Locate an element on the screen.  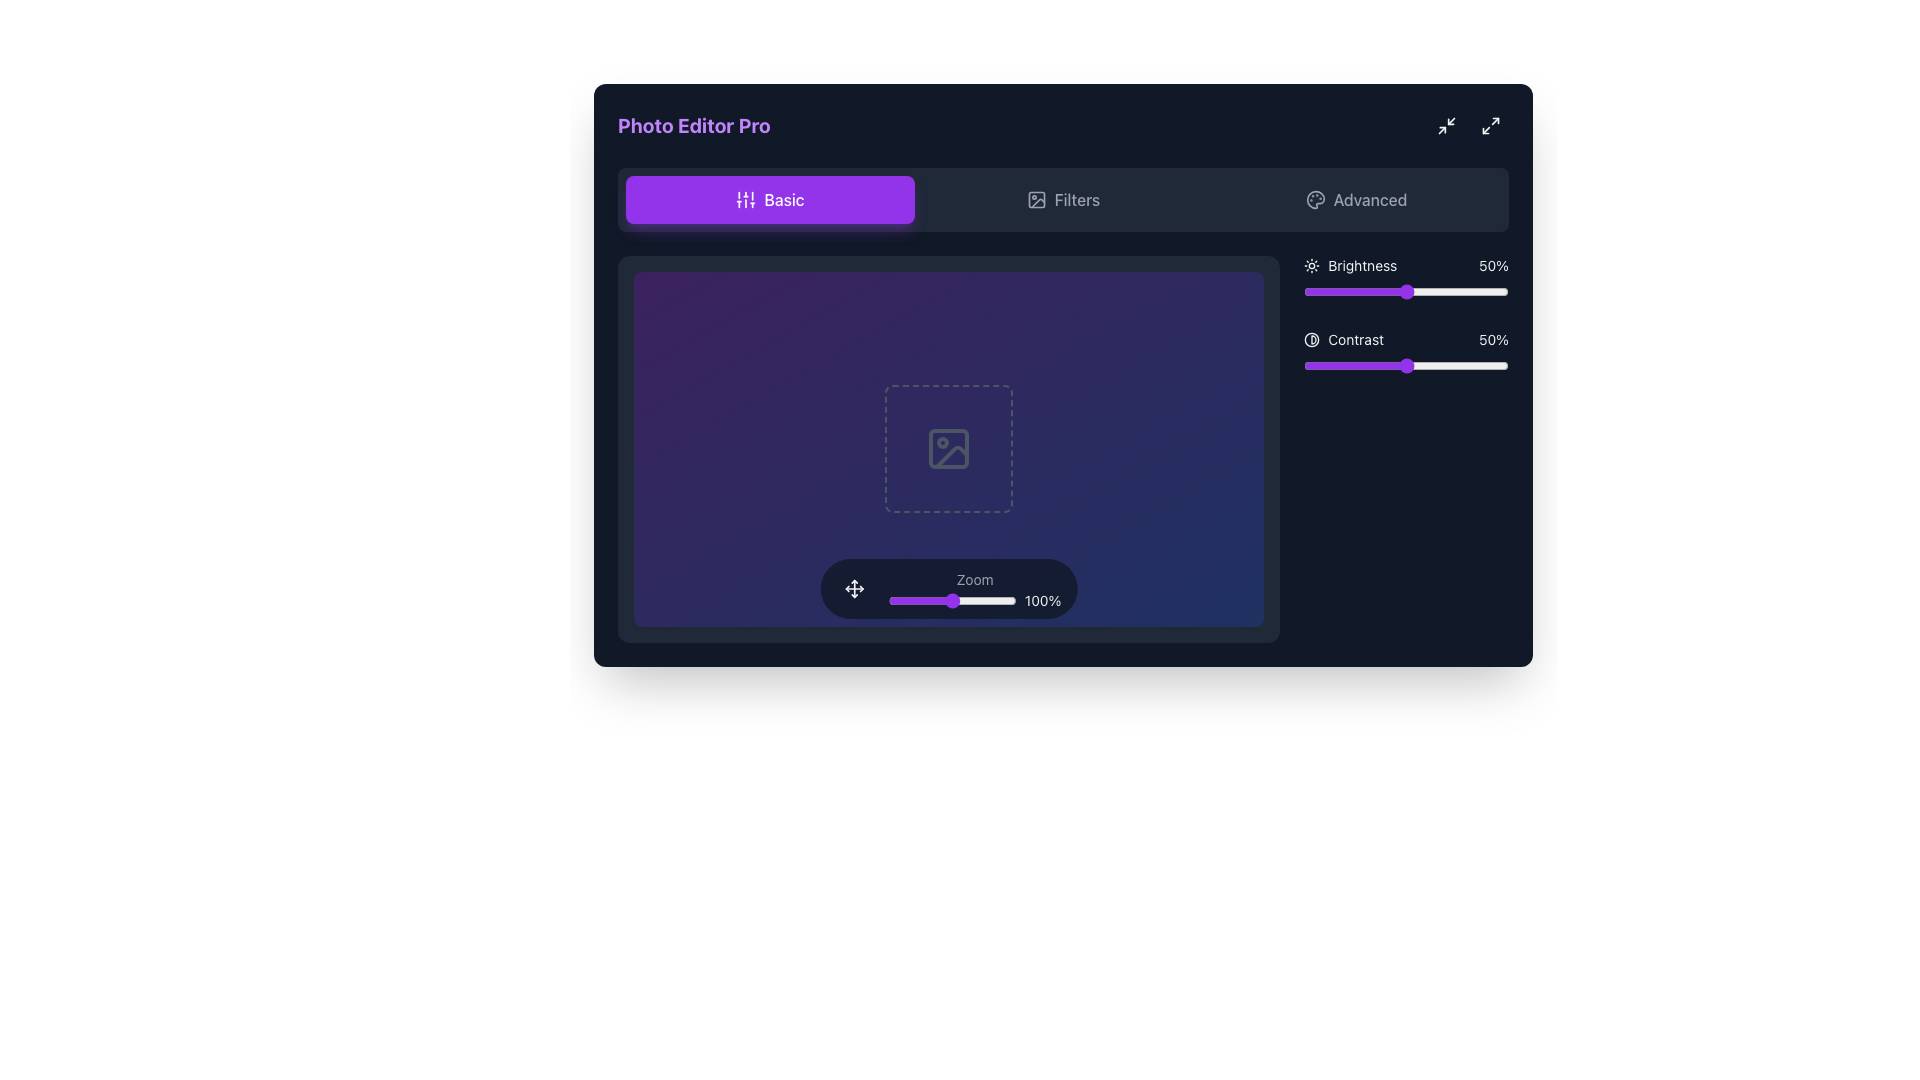
the vertical sliders icon located at the center of the purple button labeled 'Basic' is located at coordinates (745, 200).